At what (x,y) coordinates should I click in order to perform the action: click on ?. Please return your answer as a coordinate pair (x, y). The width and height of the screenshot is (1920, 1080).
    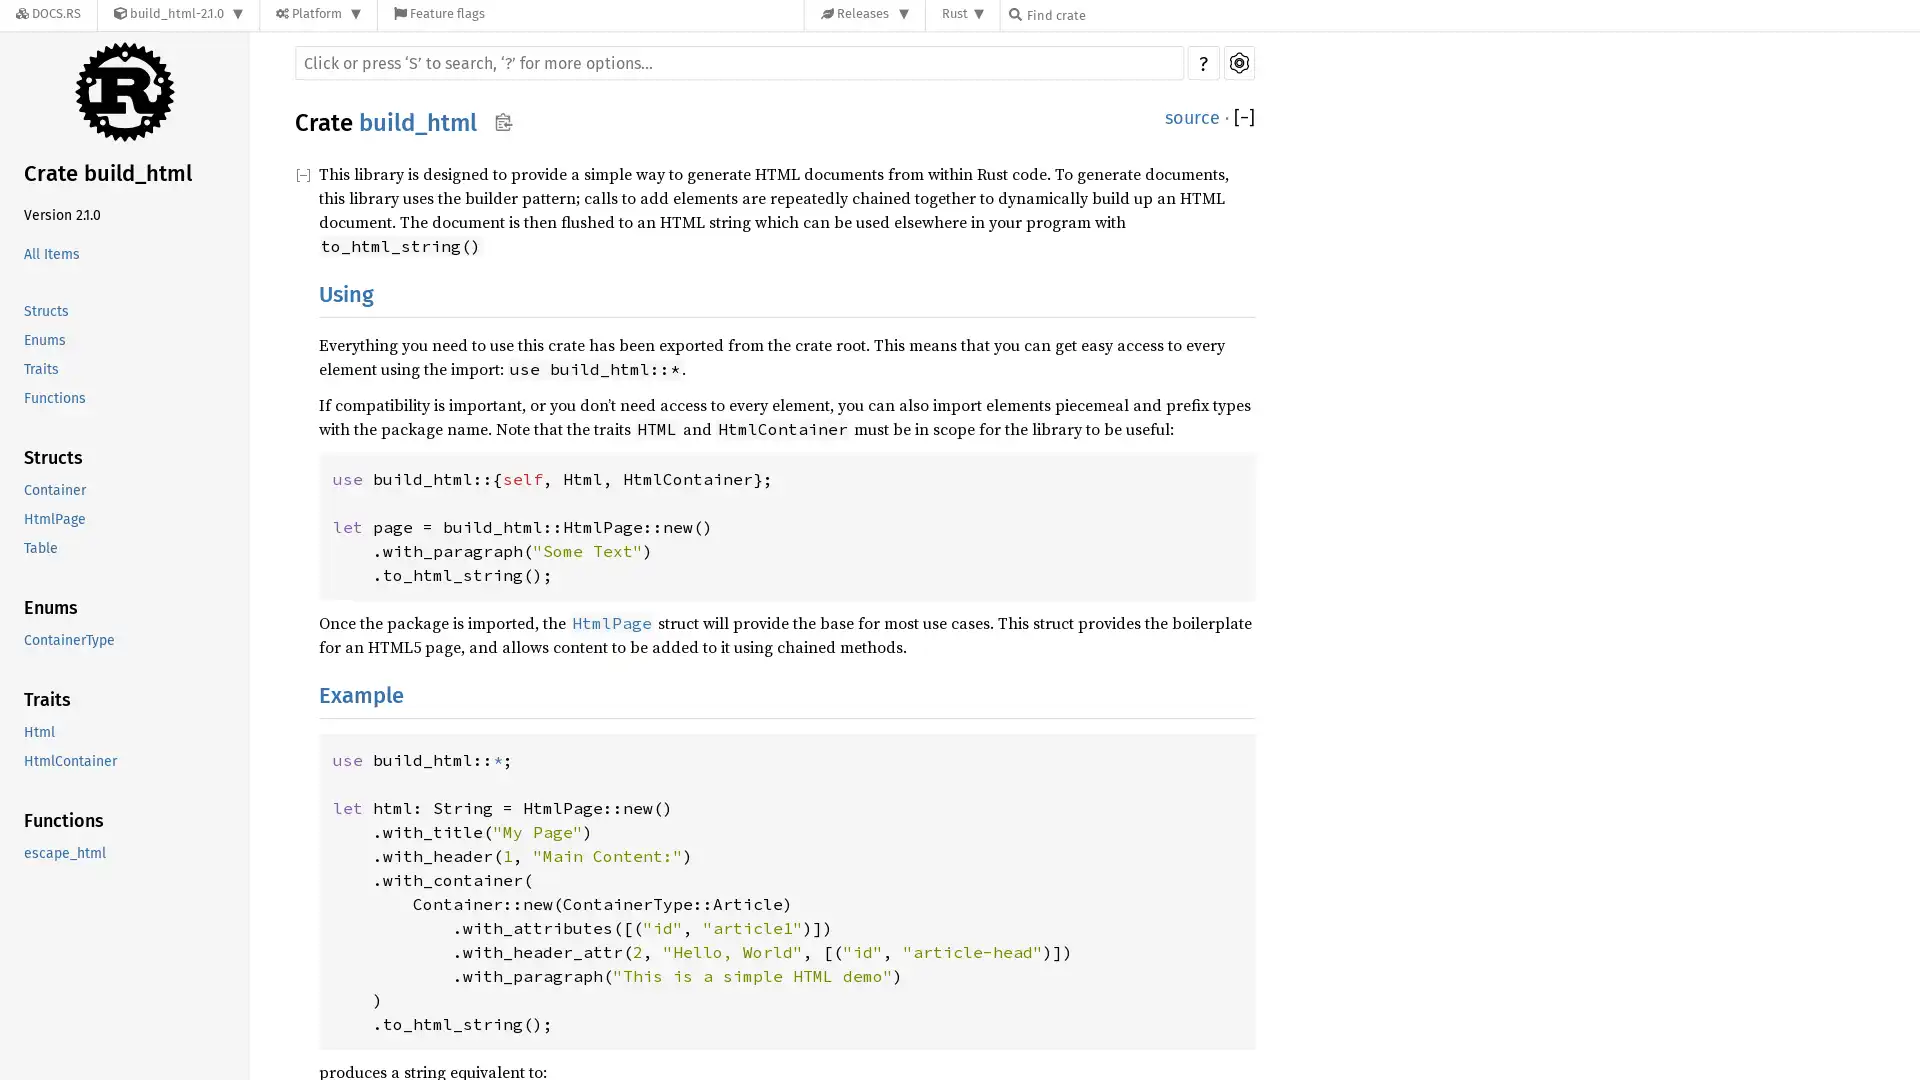
    Looking at the image, I should click on (1202, 61).